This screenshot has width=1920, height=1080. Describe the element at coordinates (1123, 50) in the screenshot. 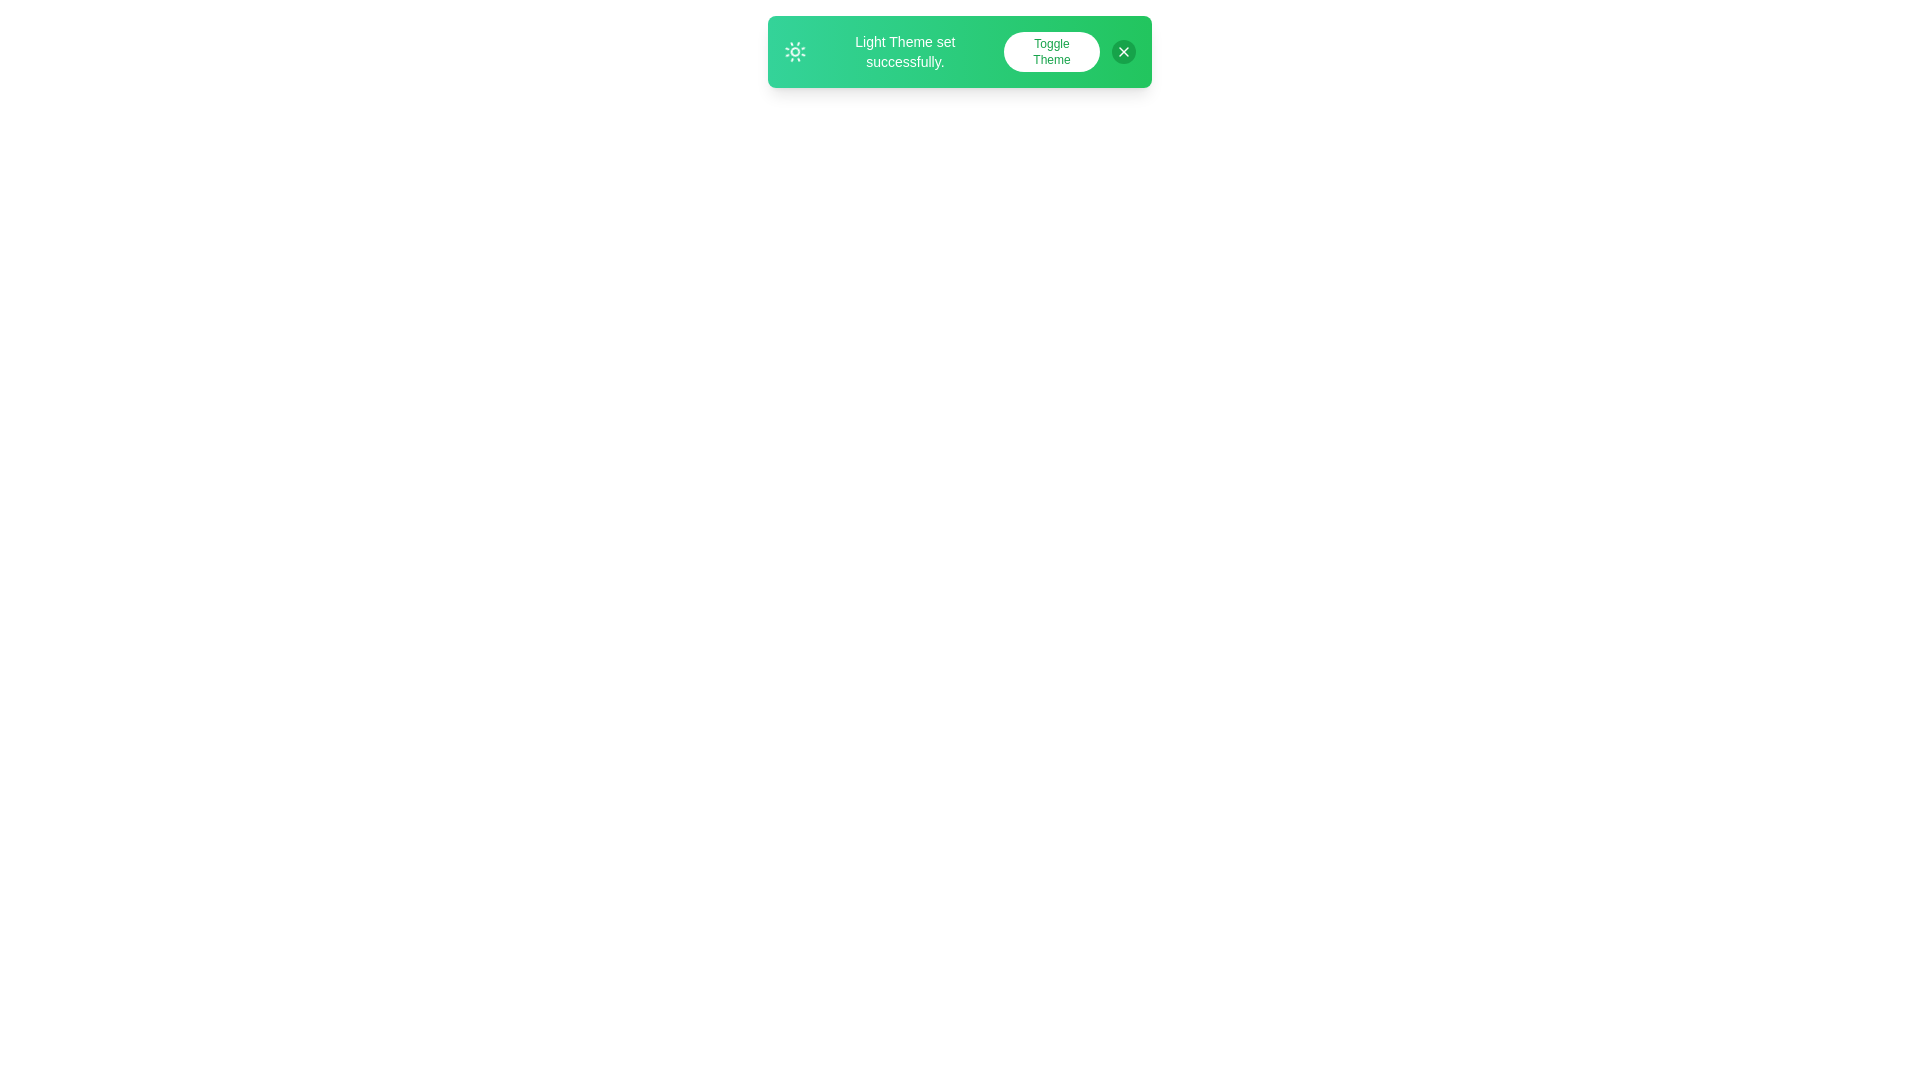

I see `the 'X' button to close the snackbar` at that location.